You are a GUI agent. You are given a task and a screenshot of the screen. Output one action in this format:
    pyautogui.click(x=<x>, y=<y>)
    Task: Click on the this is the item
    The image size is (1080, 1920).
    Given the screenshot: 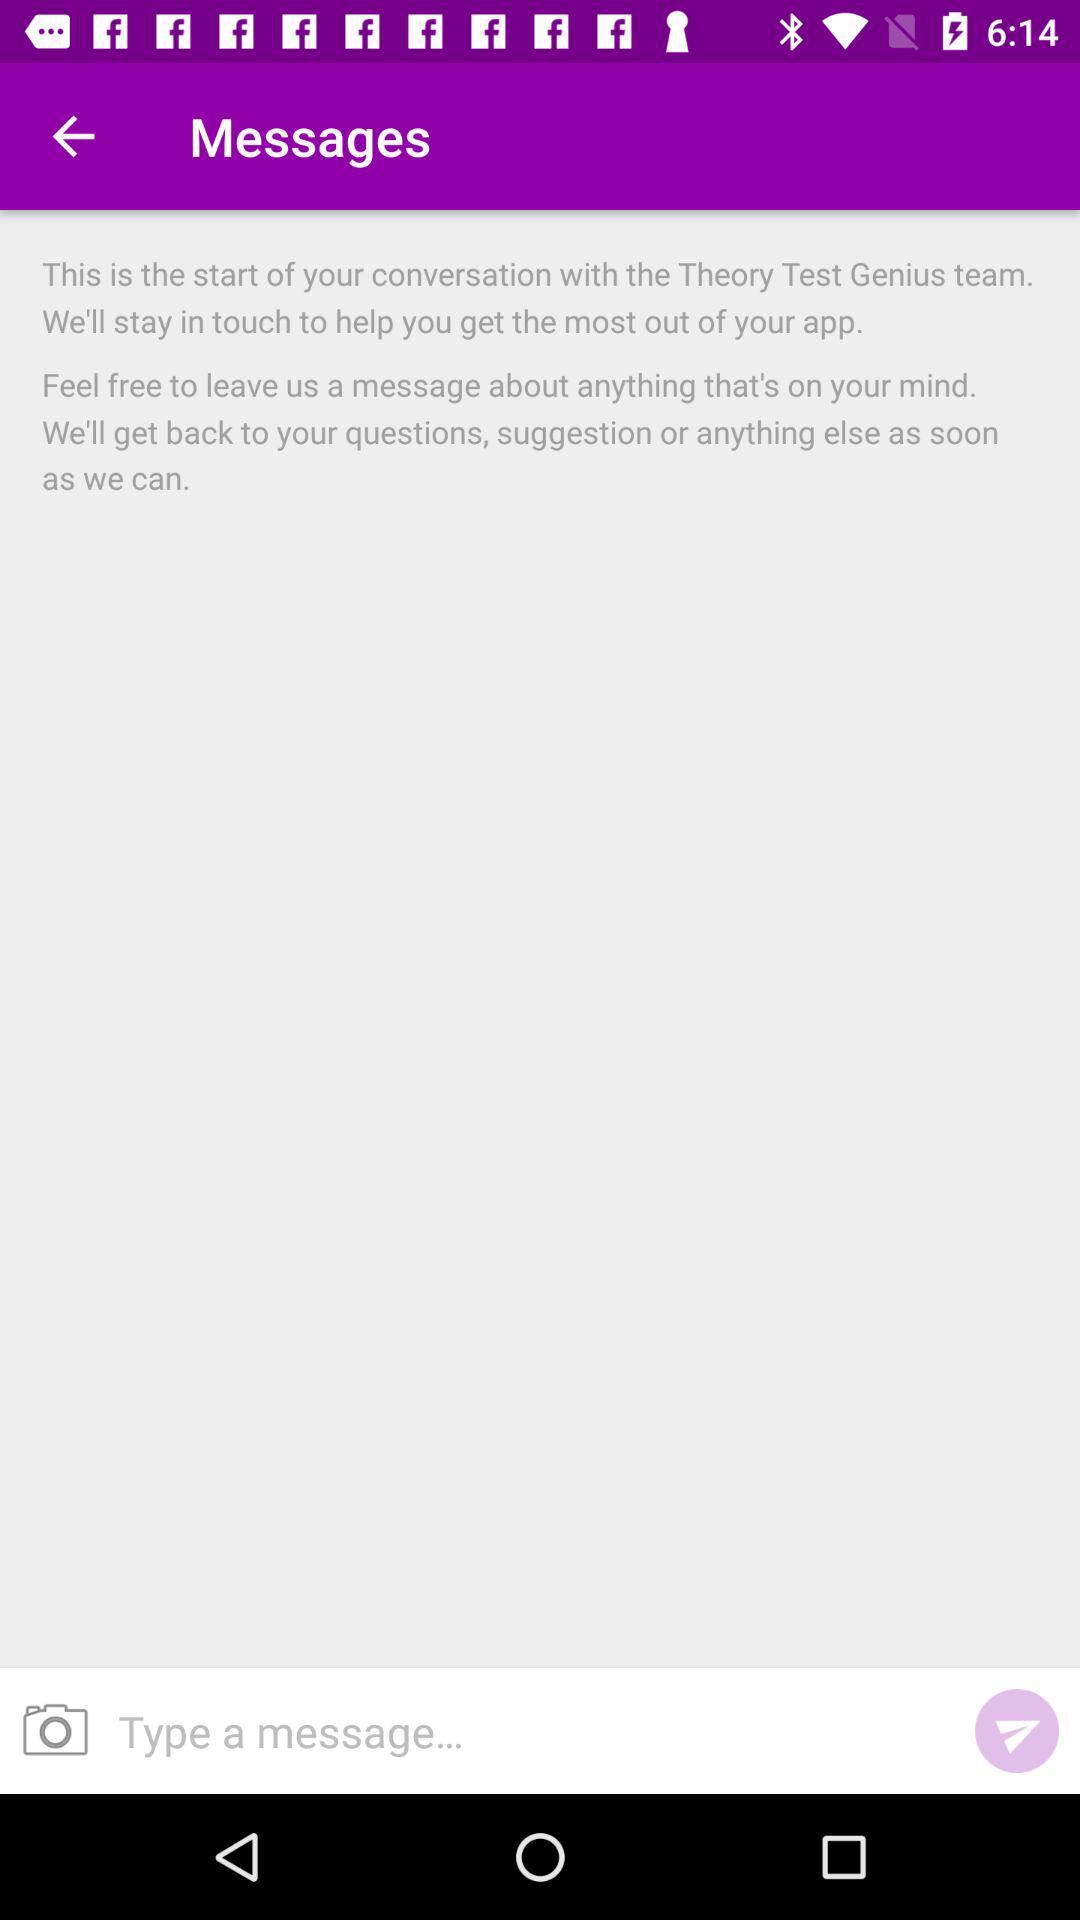 What is the action you would take?
    pyautogui.click(x=540, y=296)
    